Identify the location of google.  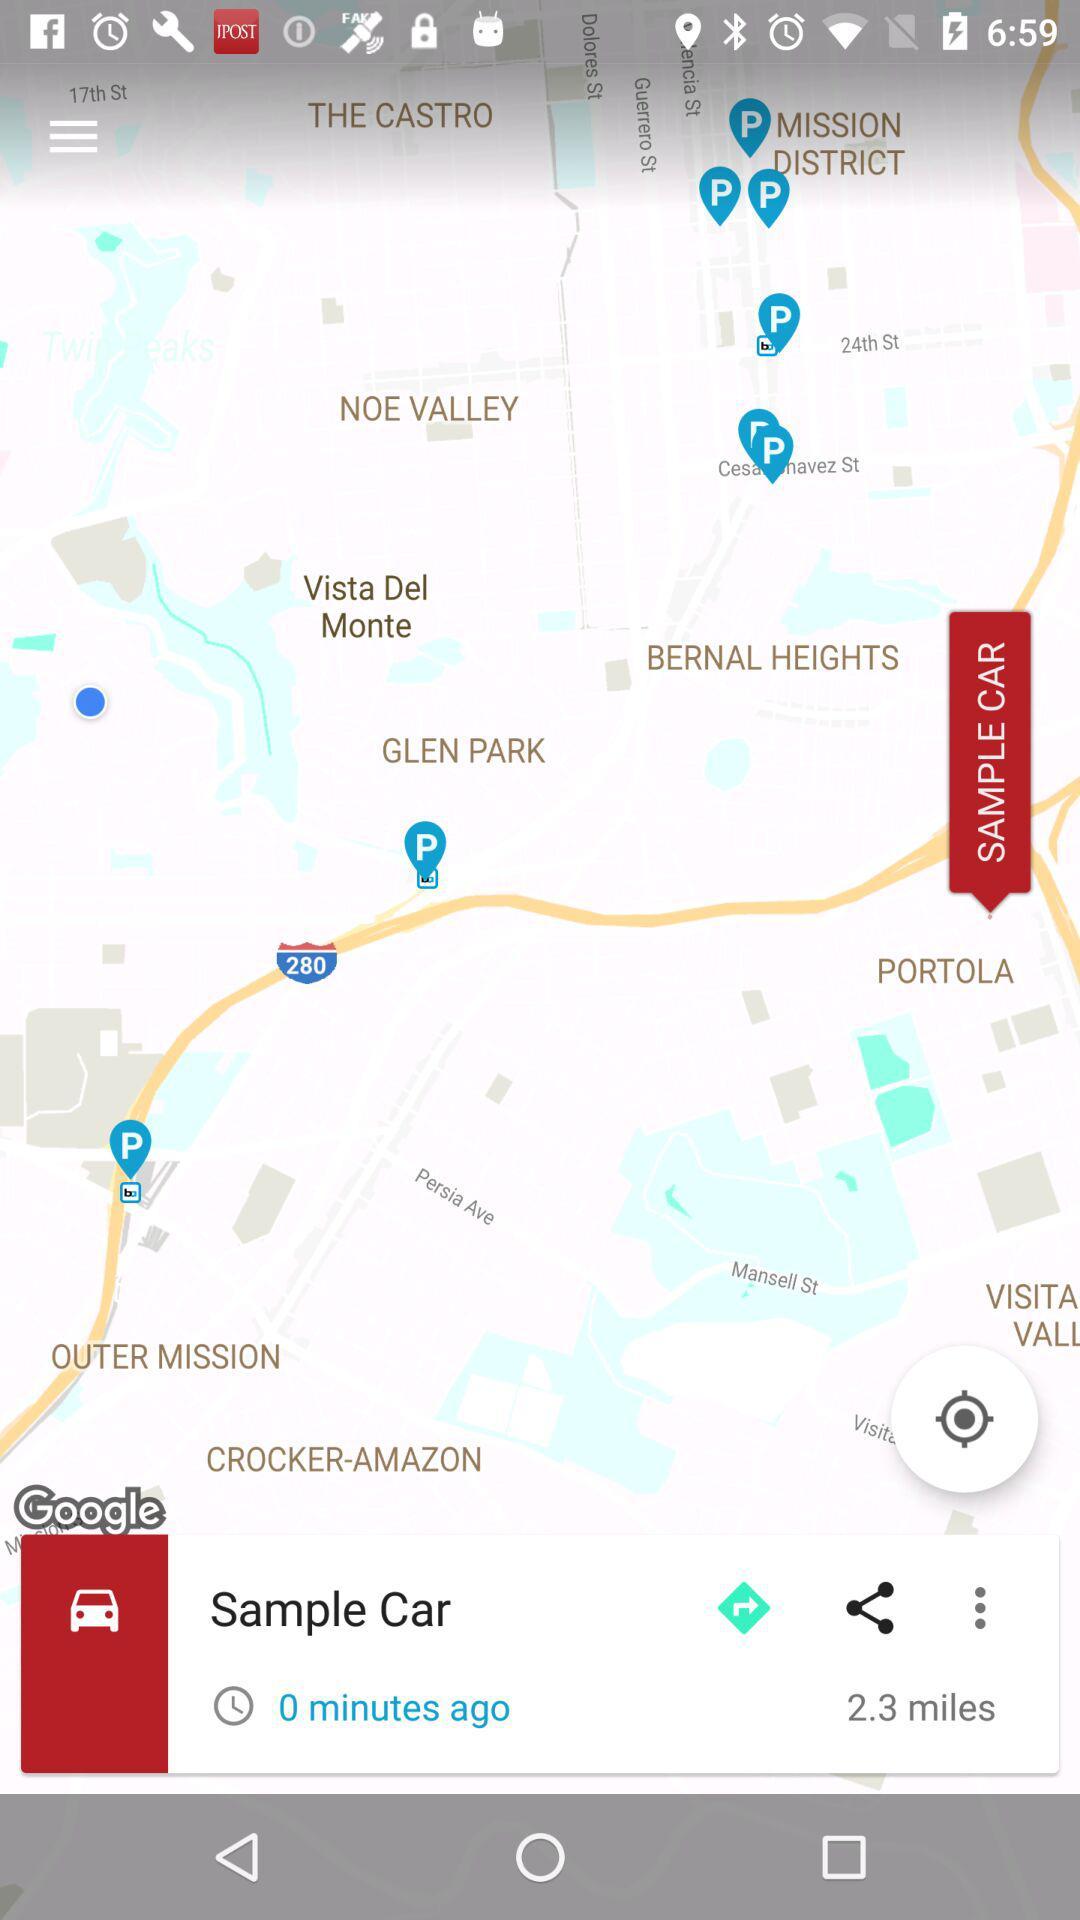
(92, 1512).